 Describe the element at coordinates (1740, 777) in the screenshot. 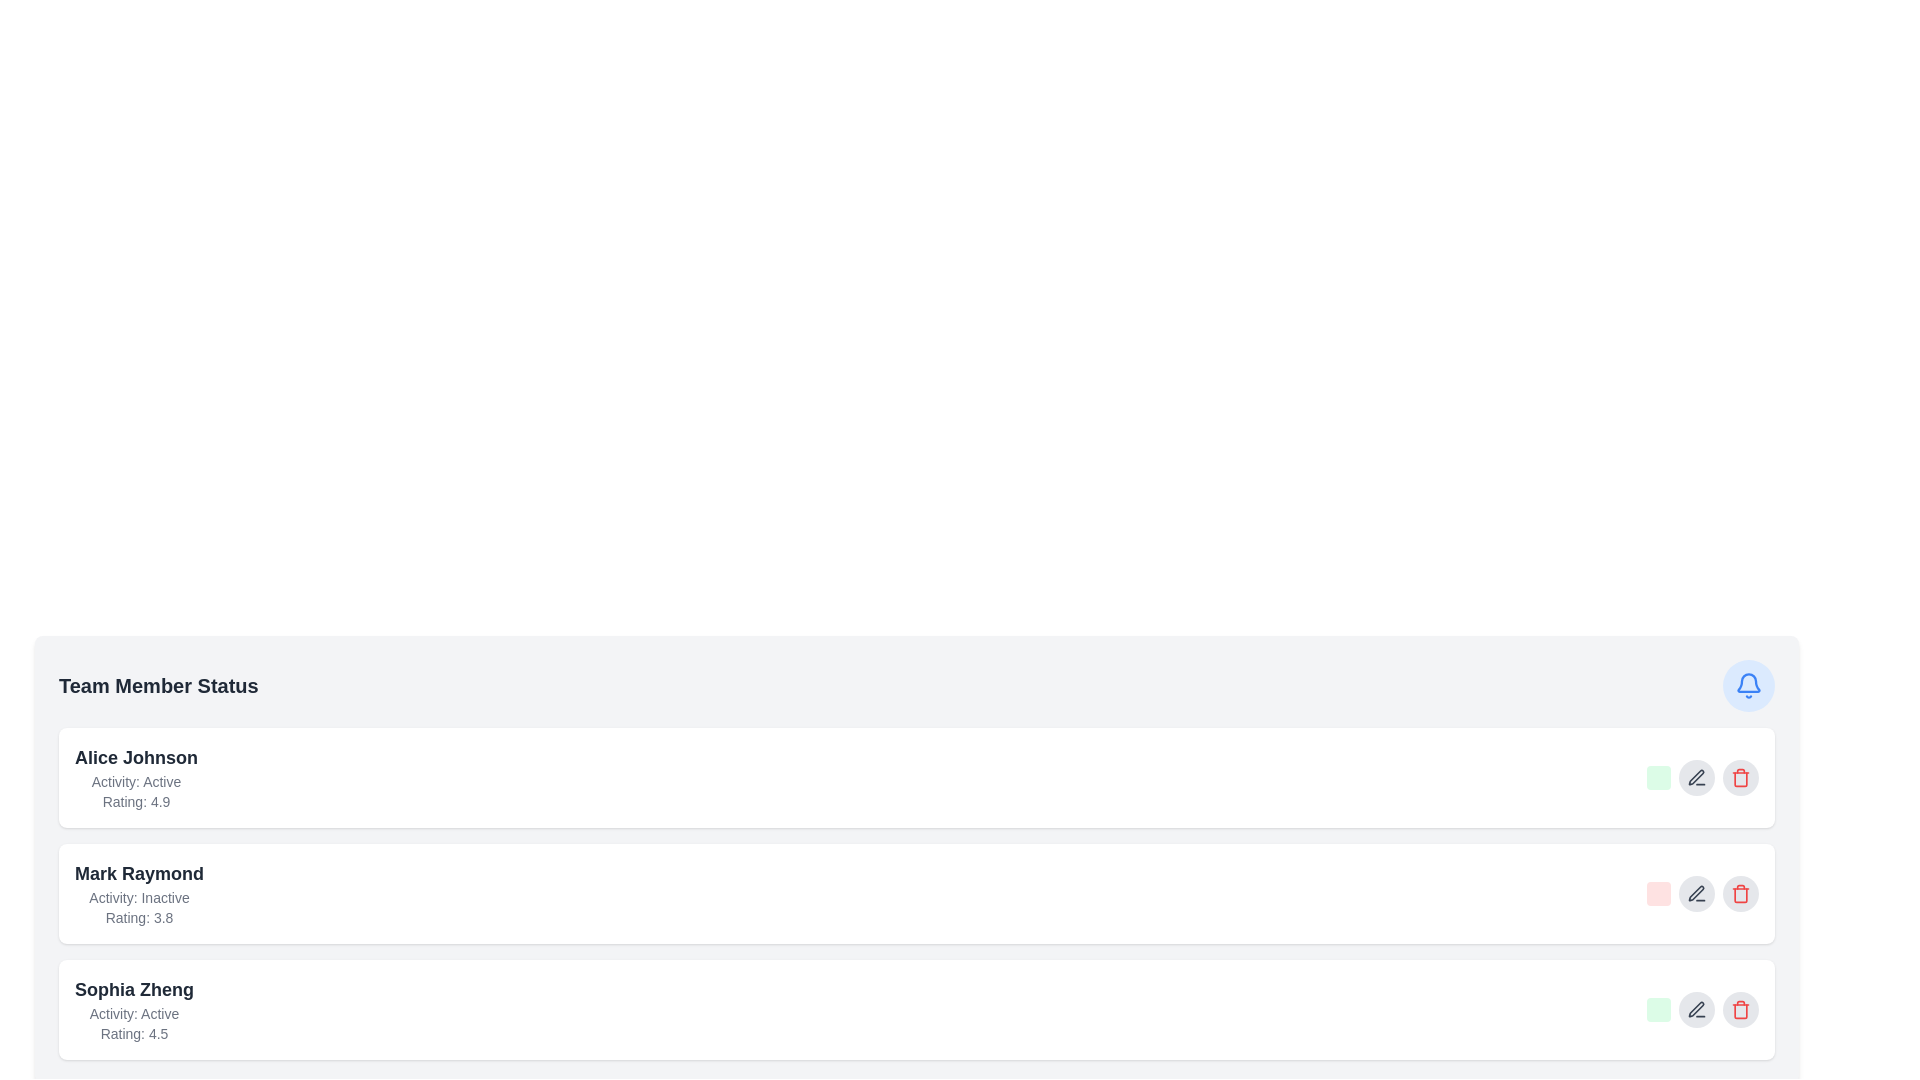

I see `the delete icon button located at the right side of the row corresponding to 'Alice Johnson' in the list` at that location.